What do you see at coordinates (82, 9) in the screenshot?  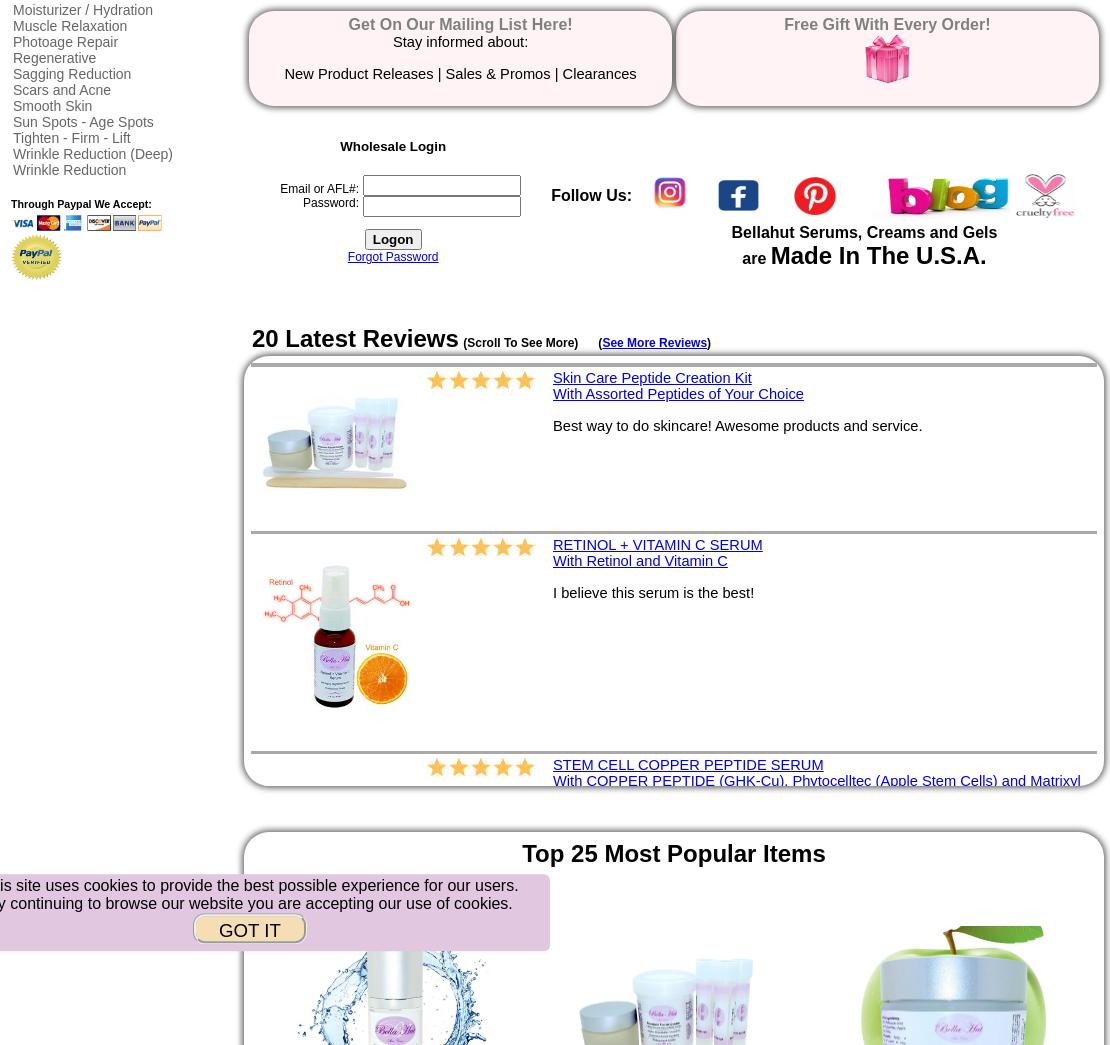 I see `'Moisturizer / Hydration'` at bounding box center [82, 9].